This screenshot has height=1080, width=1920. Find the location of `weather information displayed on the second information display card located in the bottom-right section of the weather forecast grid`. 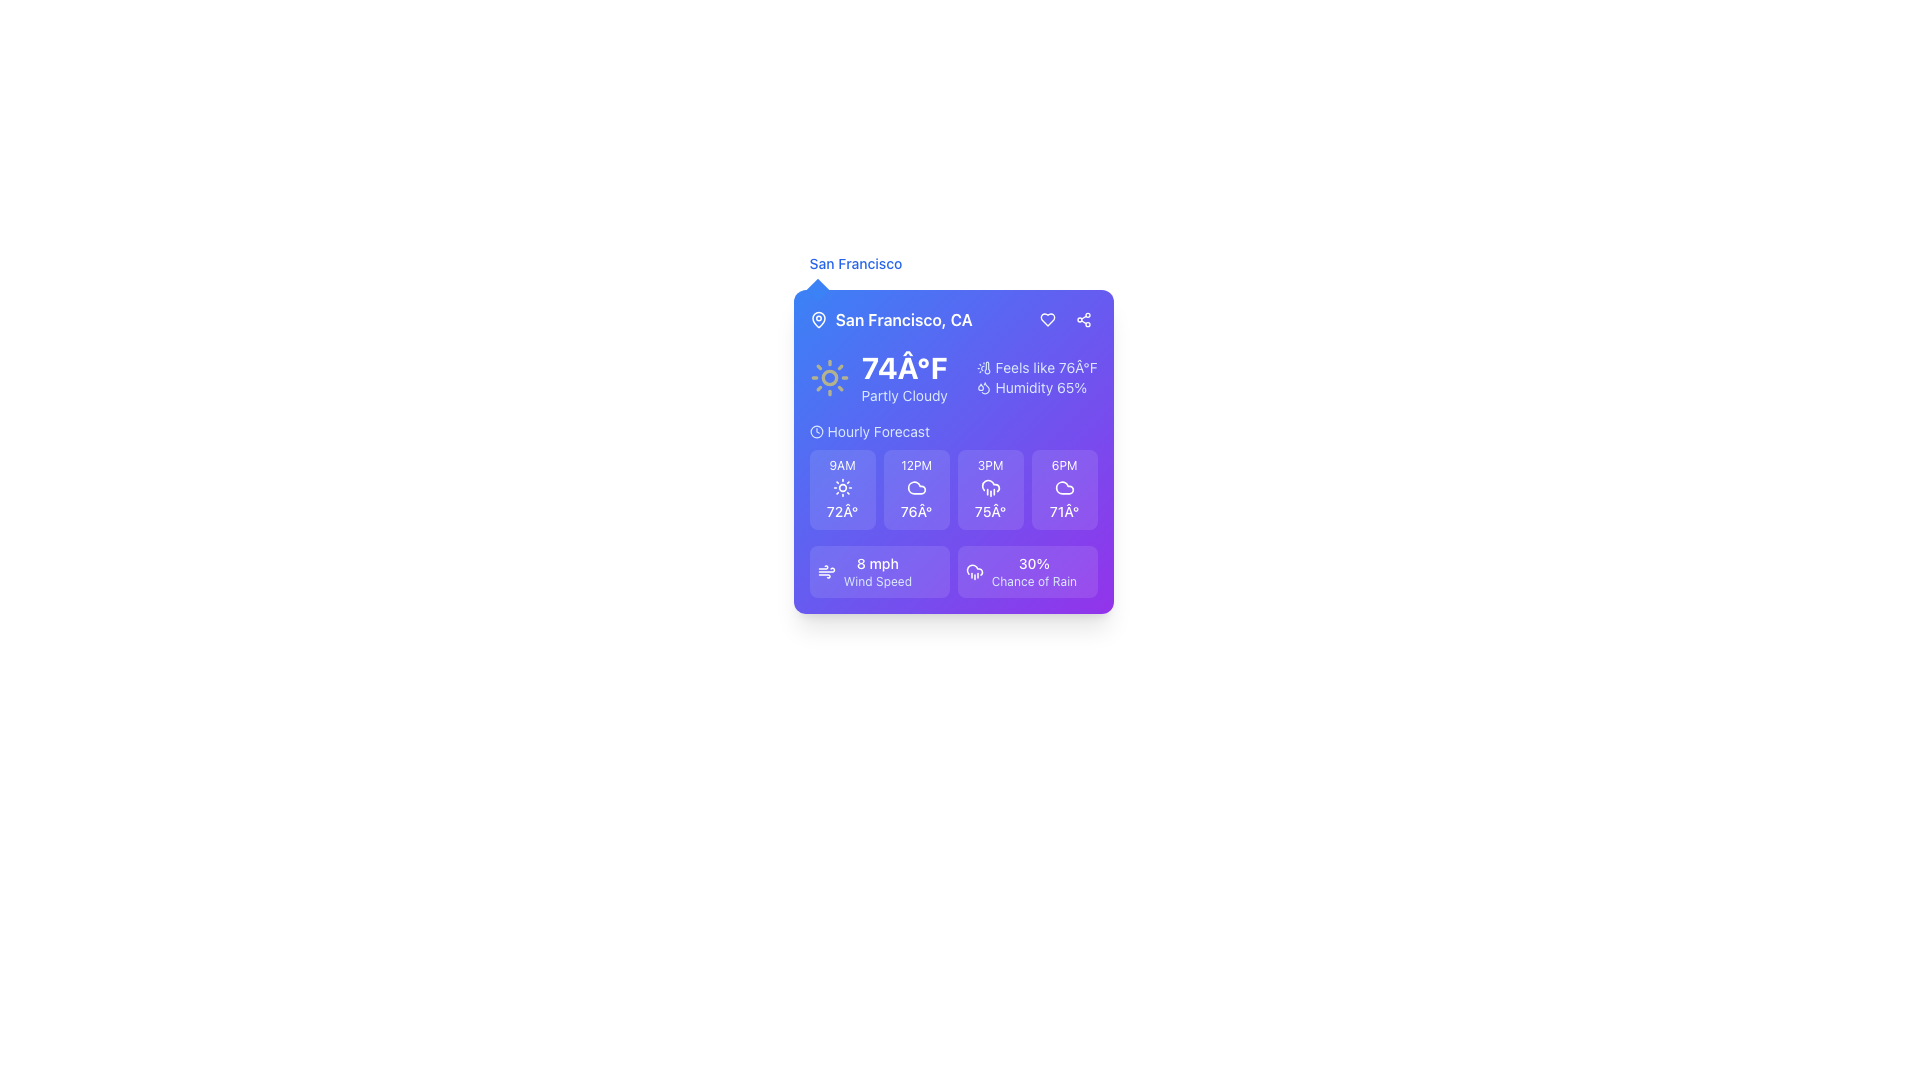

weather information displayed on the second information display card located in the bottom-right section of the weather forecast grid is located at coordinates (1027, 571).